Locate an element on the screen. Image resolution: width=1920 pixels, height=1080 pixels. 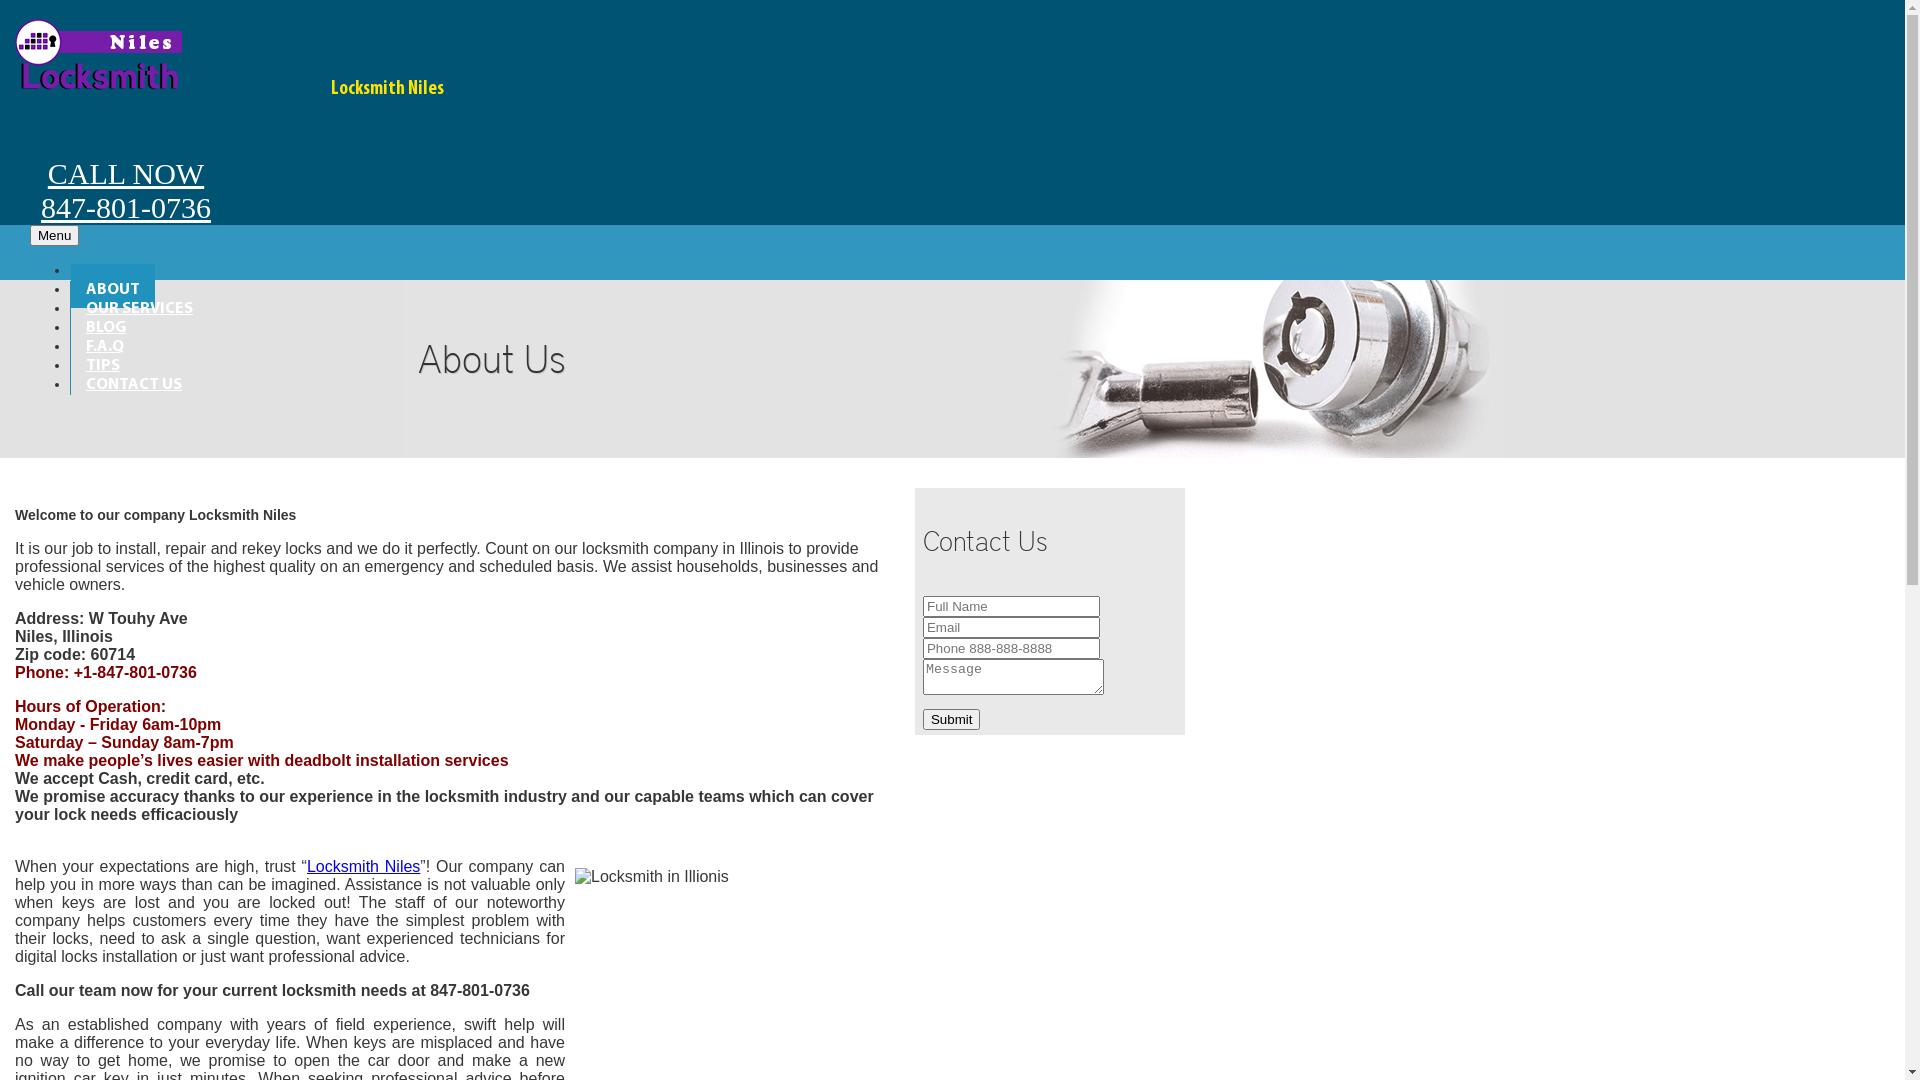
'ABOUT' is located at coordinates (71, 285).